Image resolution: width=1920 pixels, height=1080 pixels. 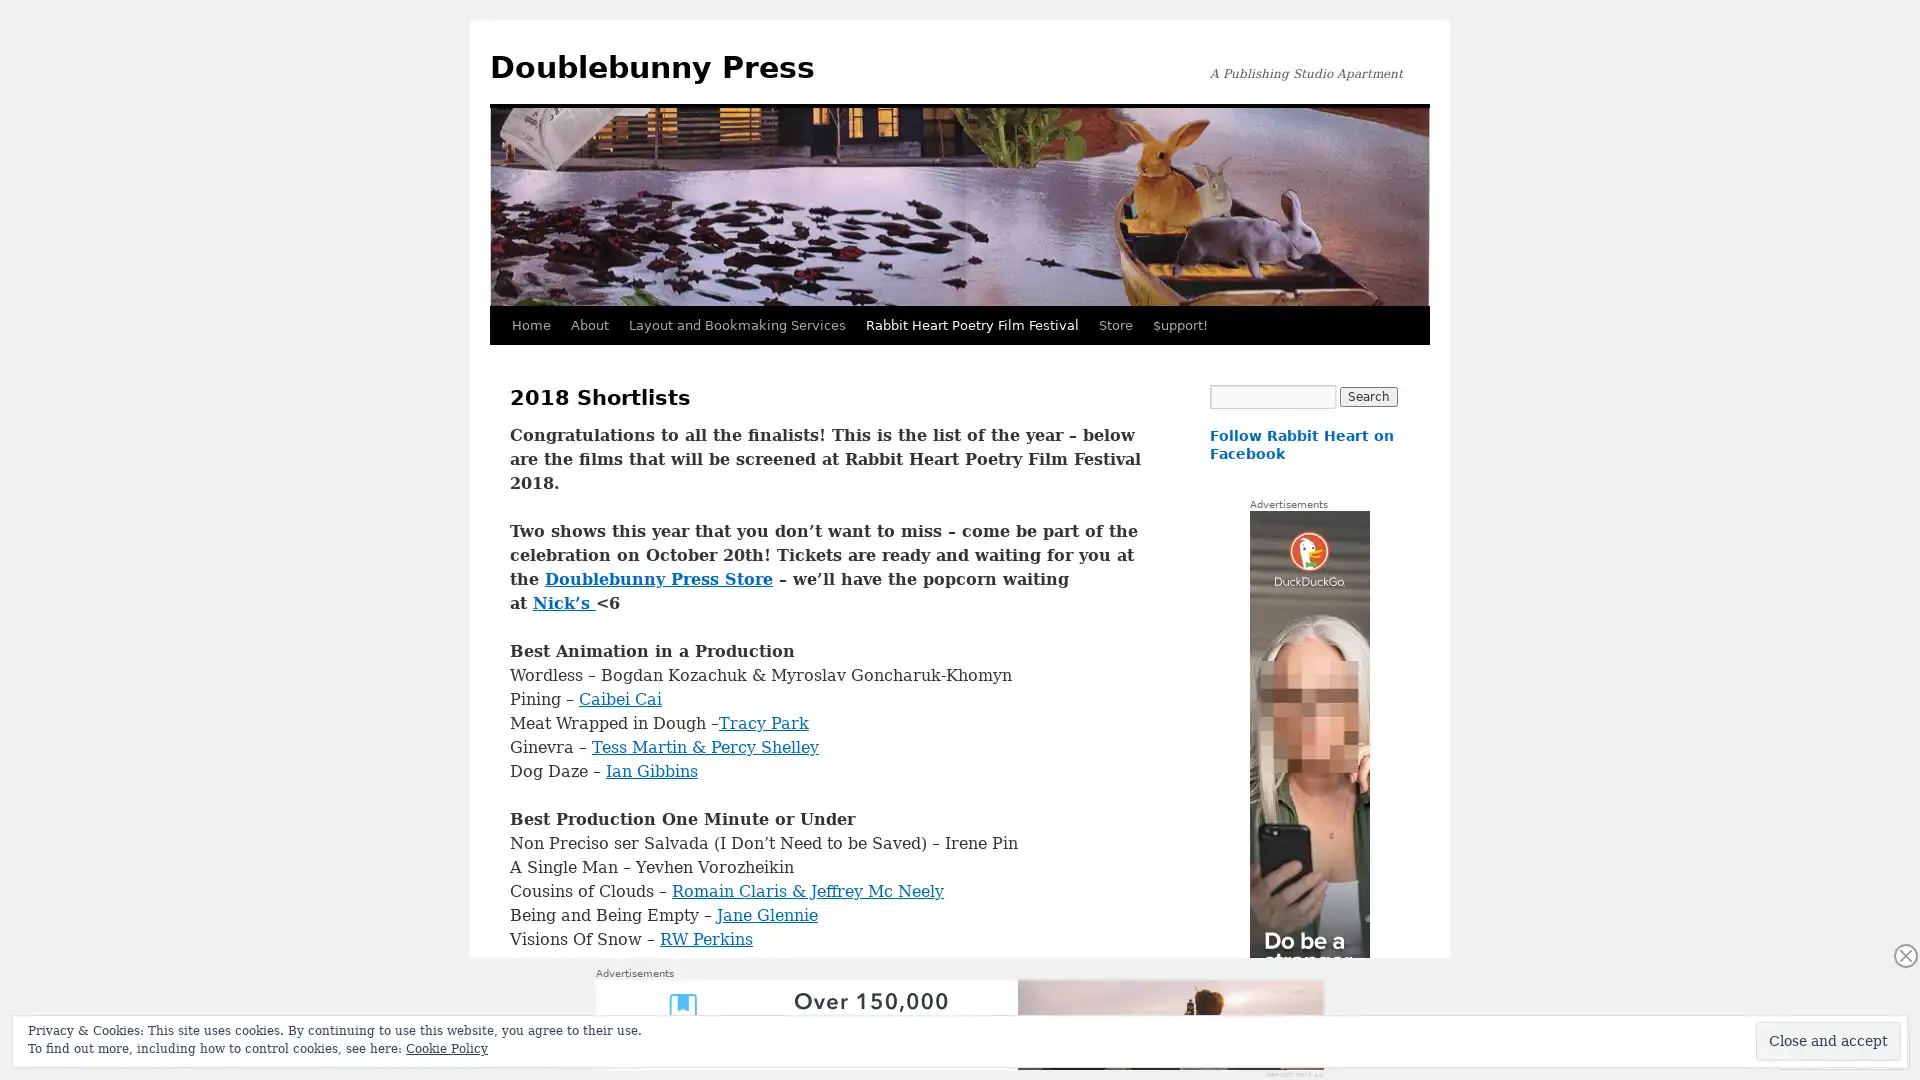 What do you see at coordinates (1367, 397) in the screenshot?
I see `Search` at bounding box center [1367, 397].